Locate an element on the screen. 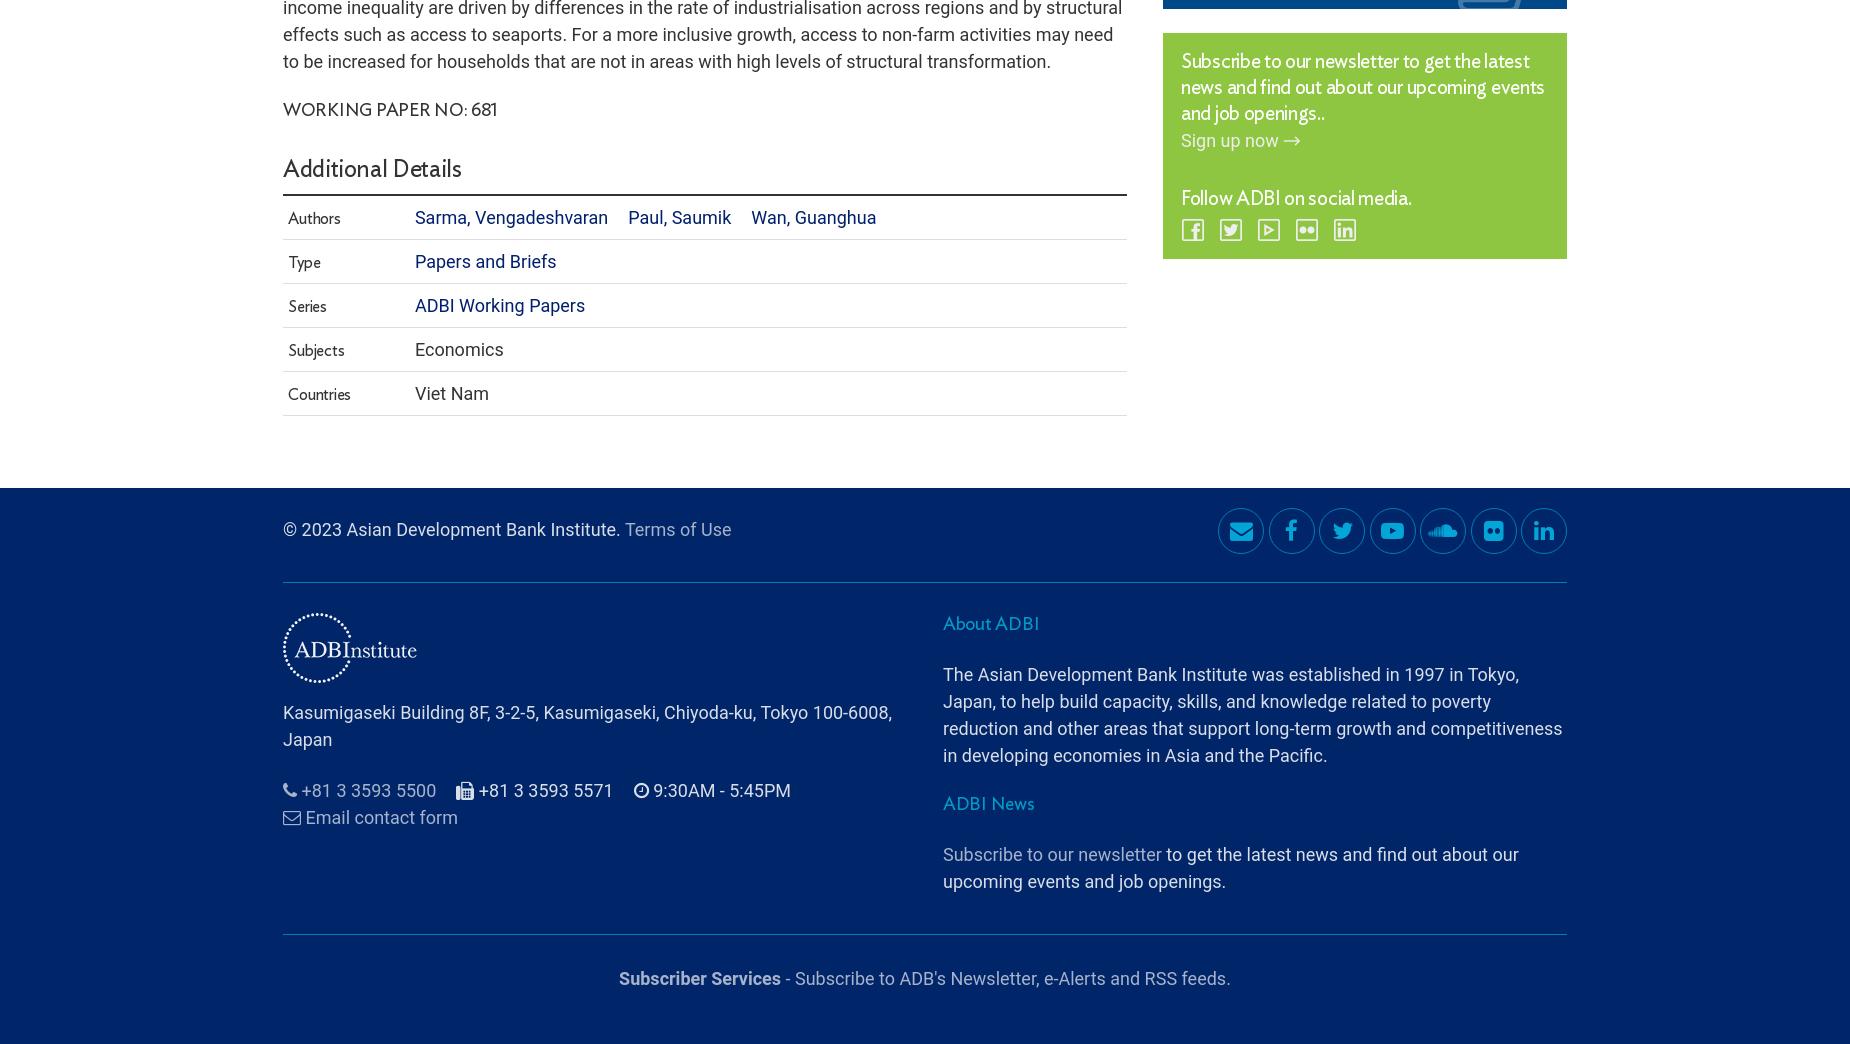 This screenshot has height=1044, width=1850. 'Kasumigaseki Building 8F, 3-2-5, Kasumigaseki, Chiyoda-ku, Tokyo 100-6008, Japan' is located at coordinates (587, 669).